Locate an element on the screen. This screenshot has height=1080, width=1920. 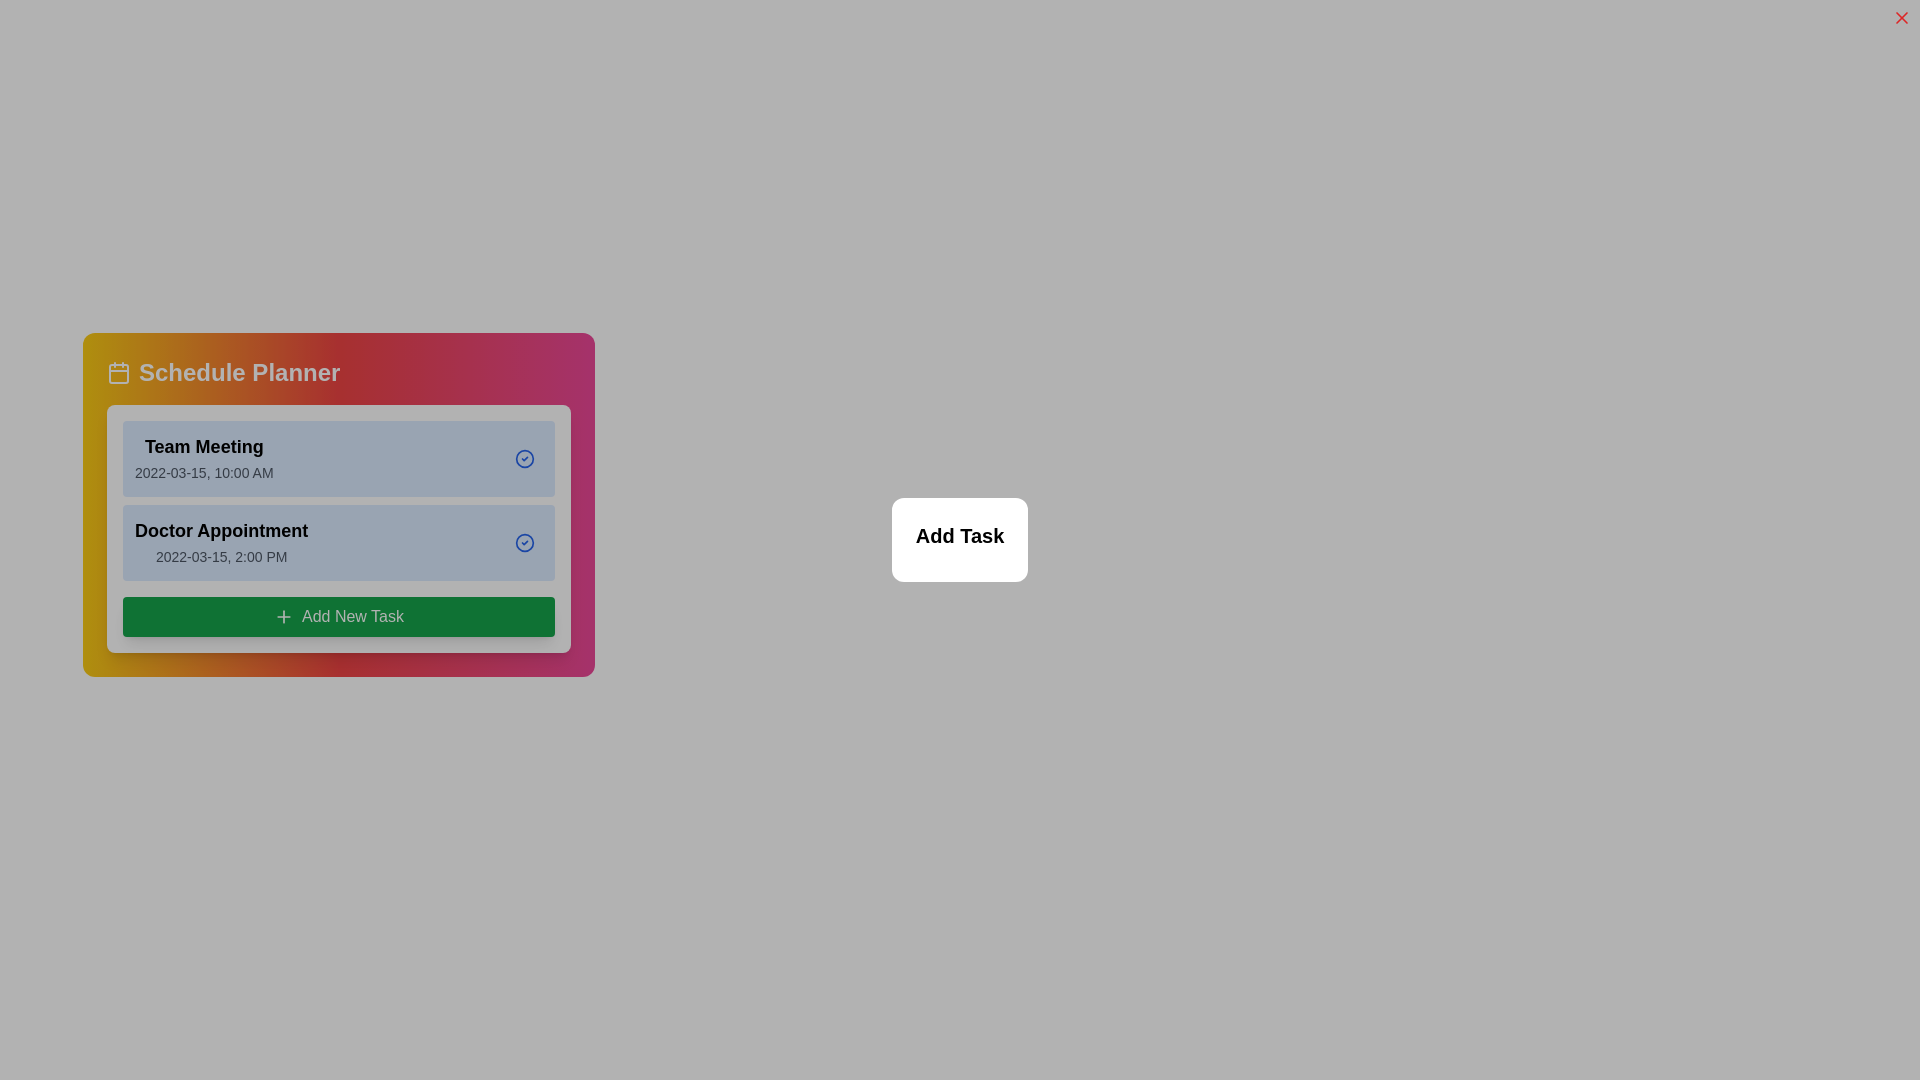
displayed information from the text display element labeled 'Team Meeting' located in the first task card of the 'Schedule Planner' area is located at coordinates (204, 459).